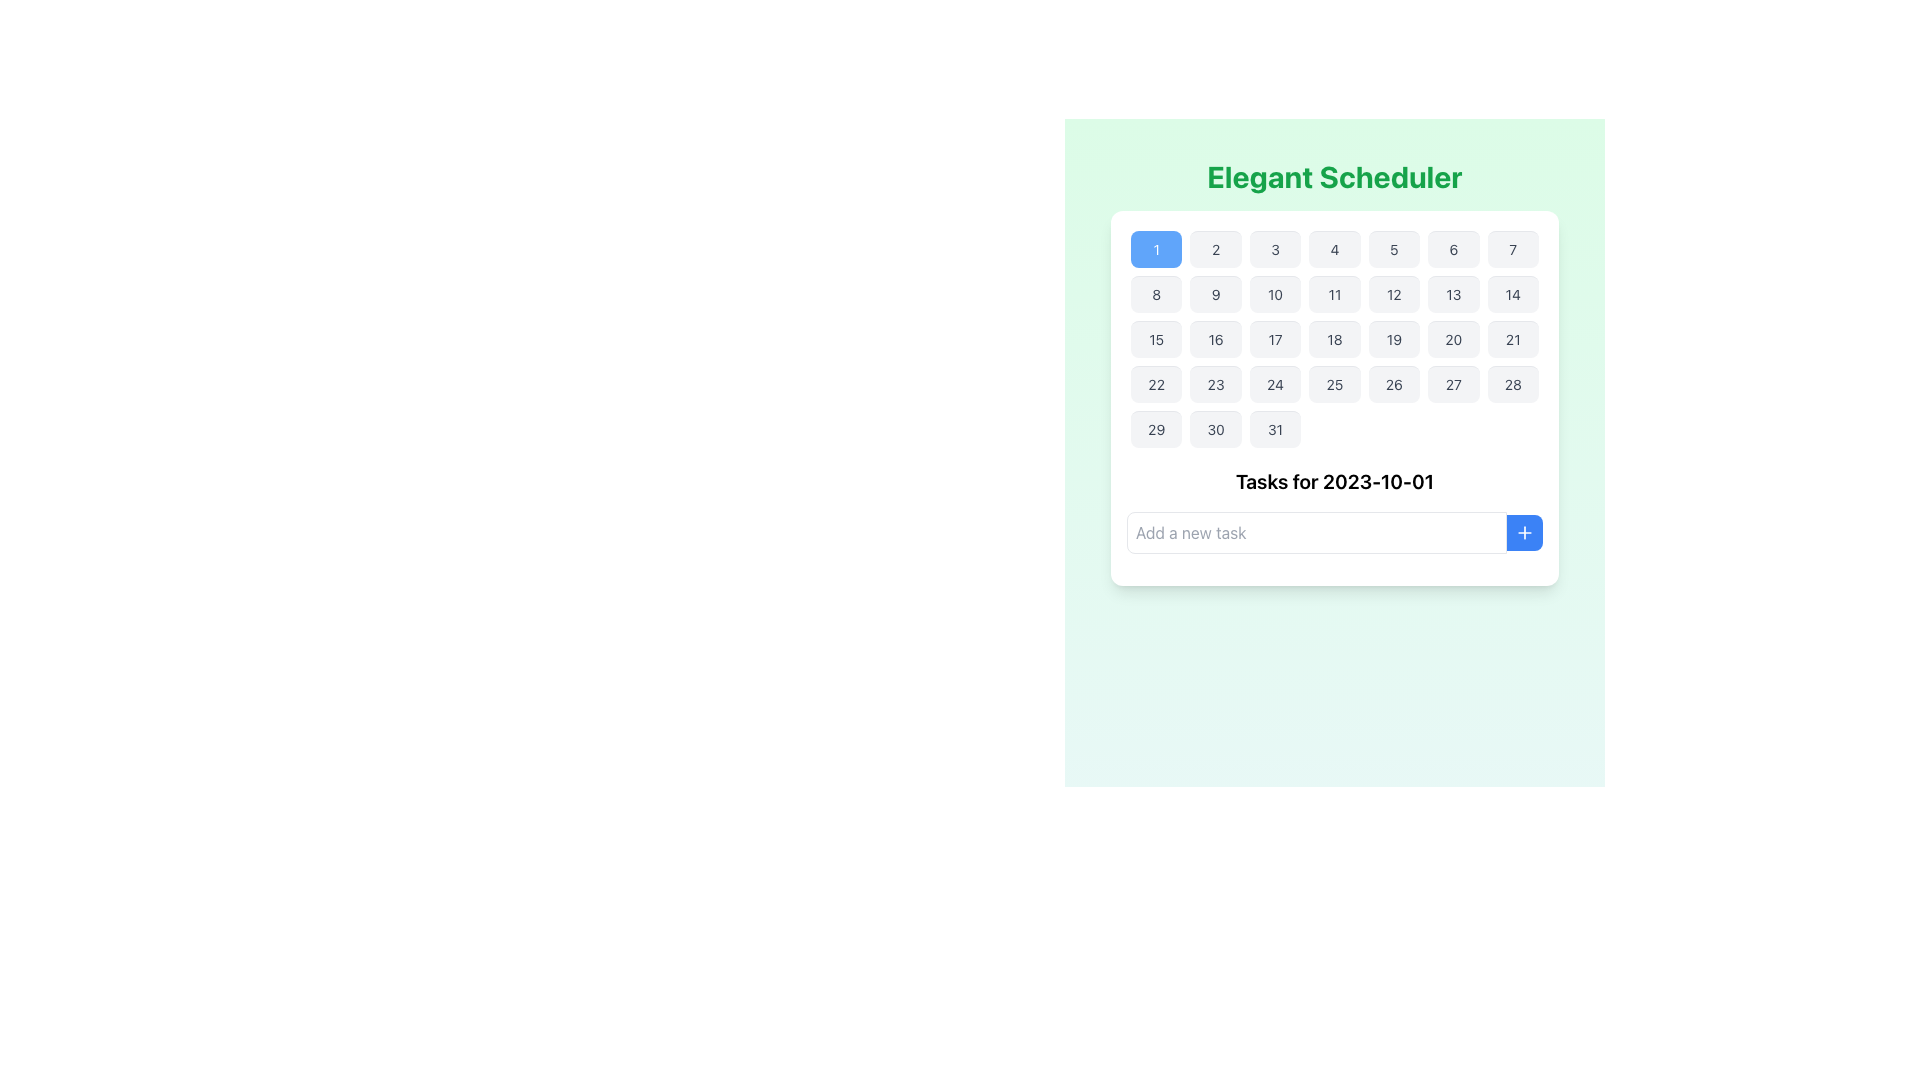  What do you see at coordinates (1393, 384) in the screenshot?
I see `the grid cell displaying the number '26'` at bounding box center [1393, 384].